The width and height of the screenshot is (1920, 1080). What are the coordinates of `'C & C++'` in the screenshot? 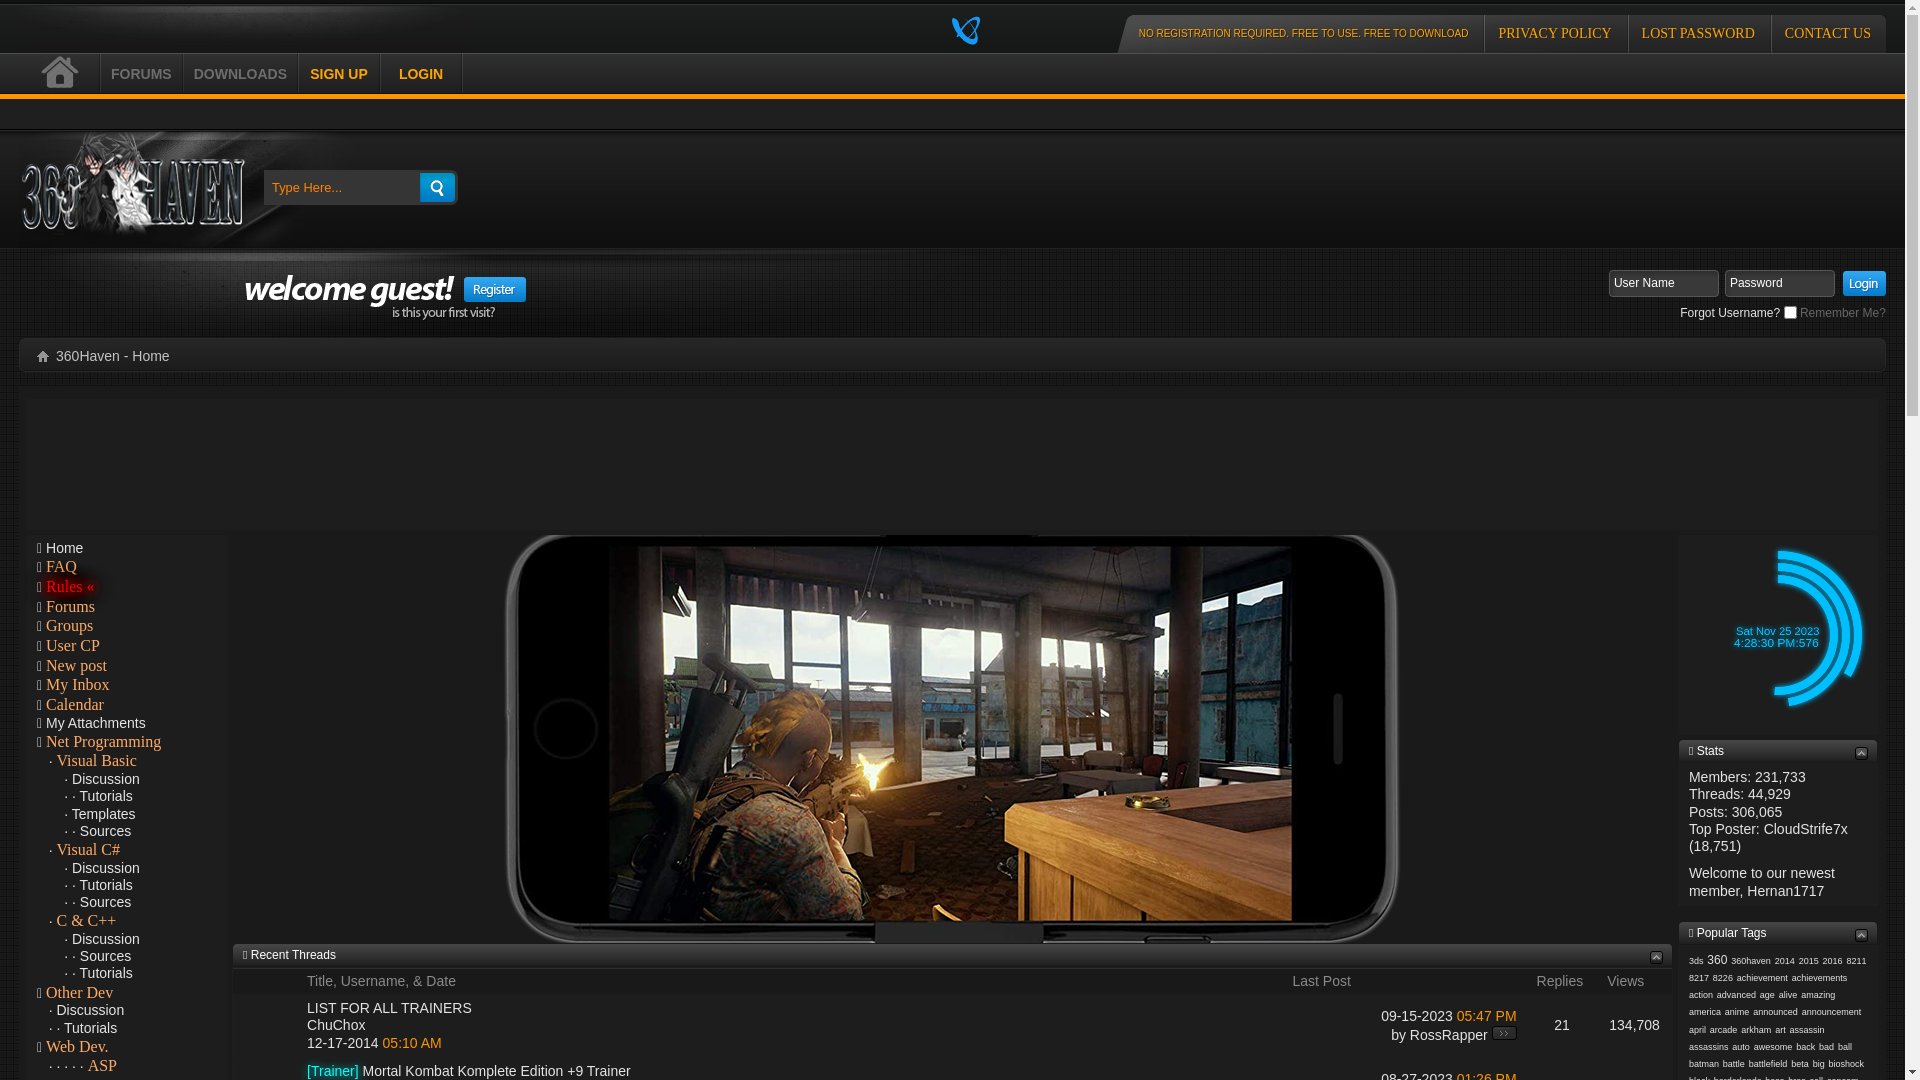 It's located at (85, 921).